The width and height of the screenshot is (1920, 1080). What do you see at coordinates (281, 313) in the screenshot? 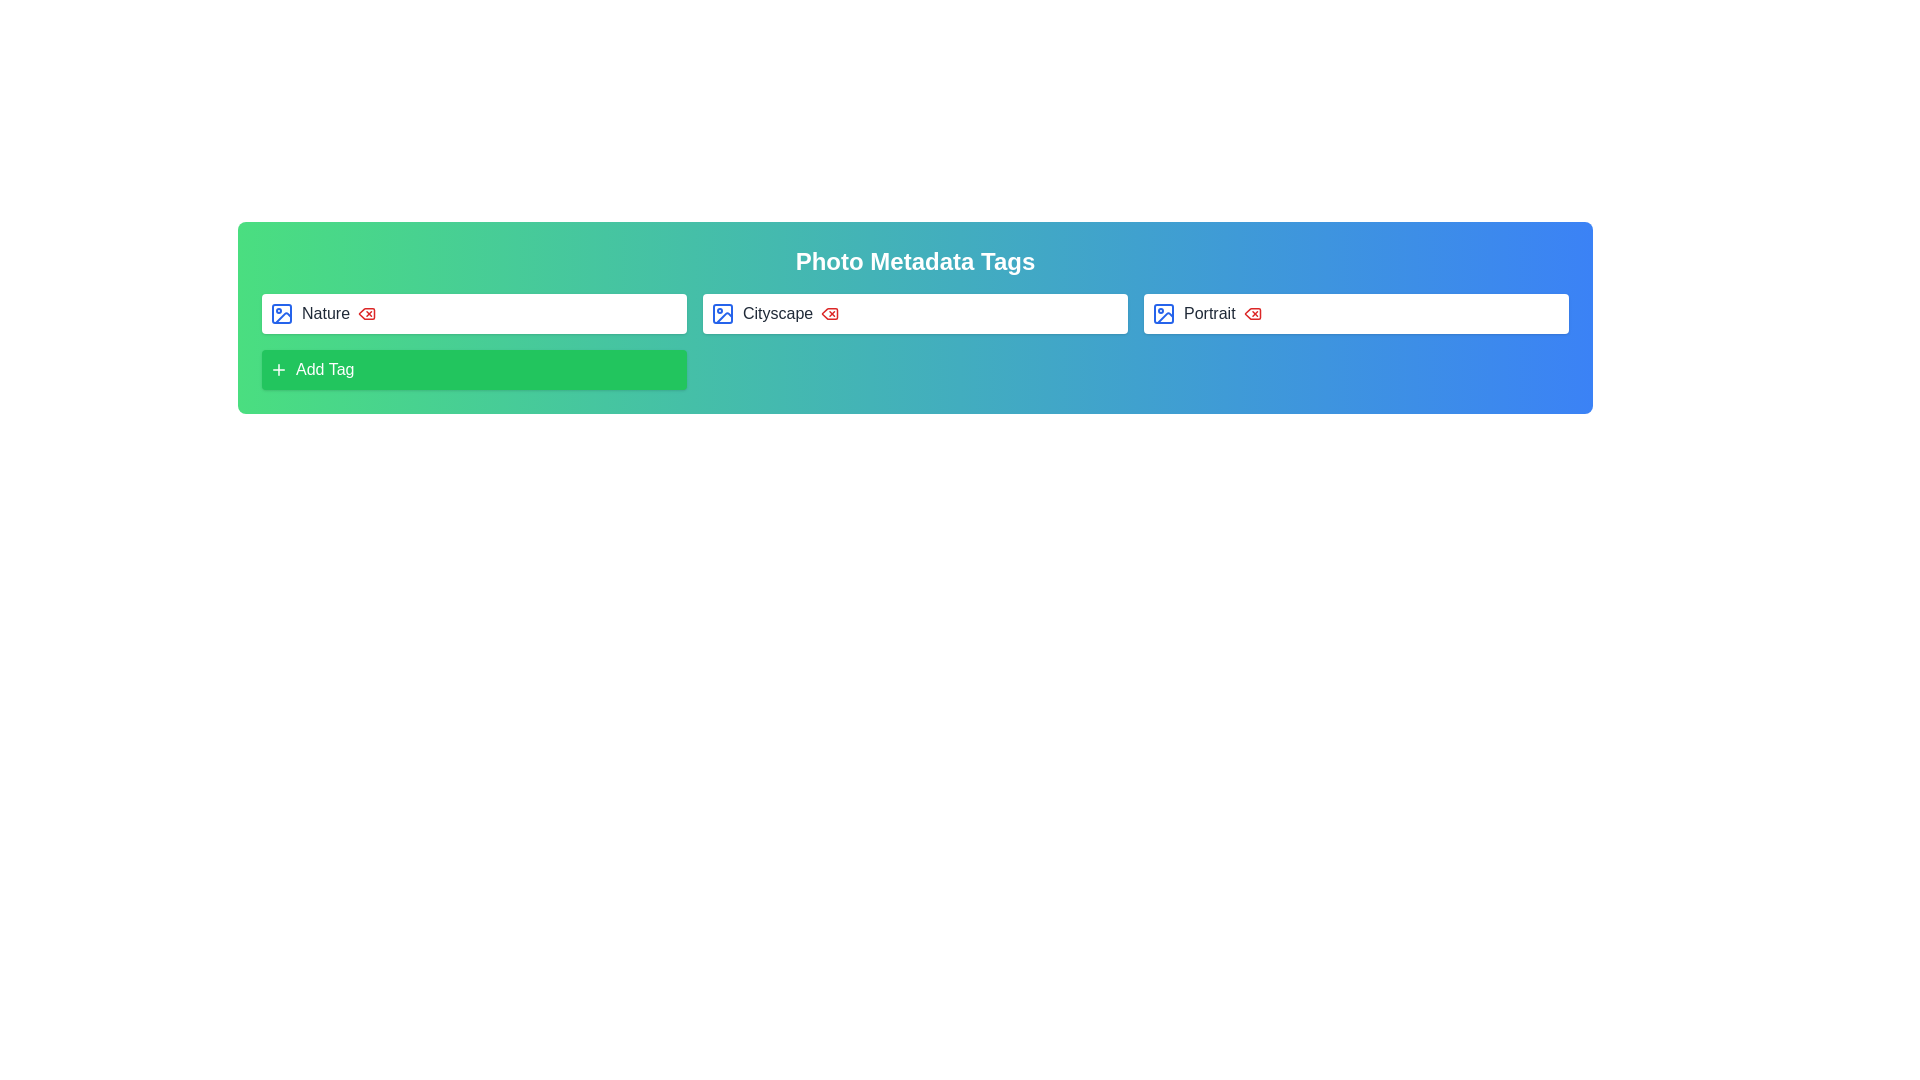
I see `the square-shaped icon with a blue outline, containing a smaller circle and a line inside, located to the left of the 'Nature' label in the metadata section` at bounding box center [281, 313].